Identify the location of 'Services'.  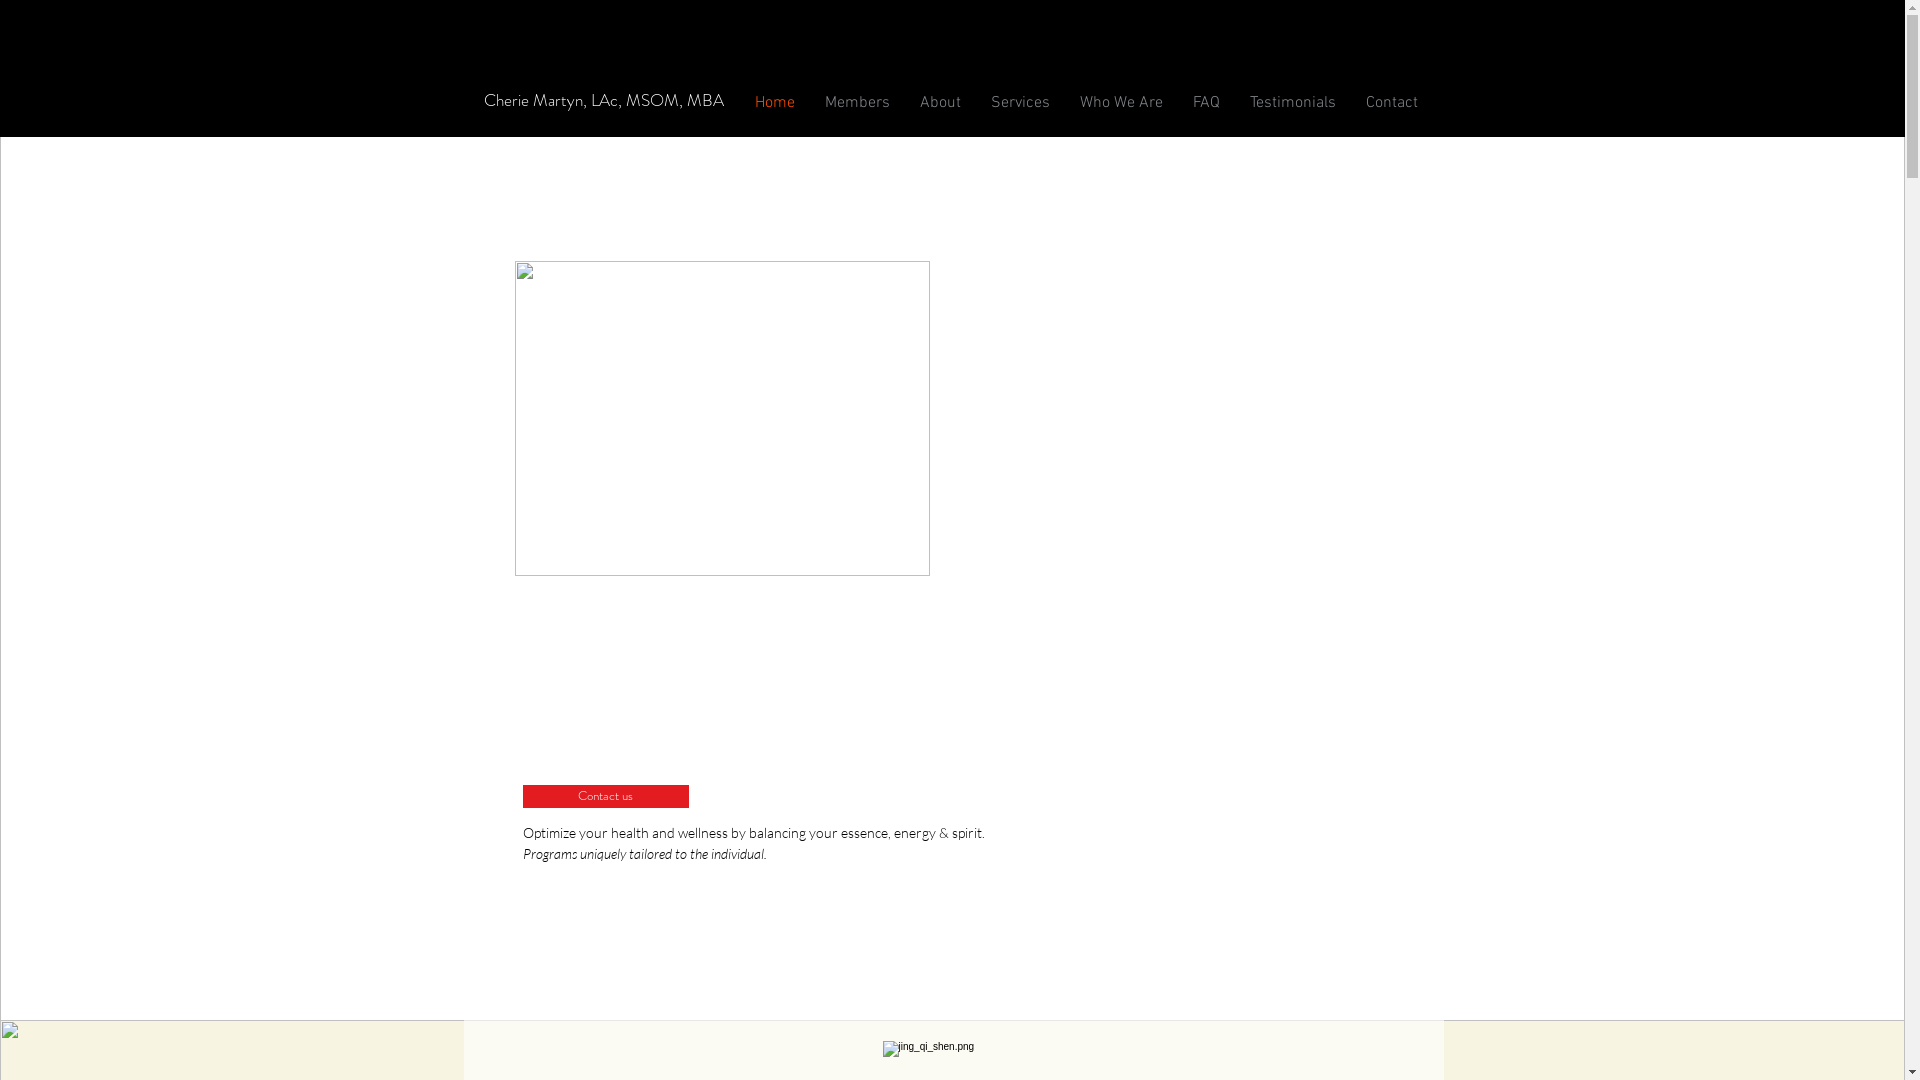
(1020, 103).